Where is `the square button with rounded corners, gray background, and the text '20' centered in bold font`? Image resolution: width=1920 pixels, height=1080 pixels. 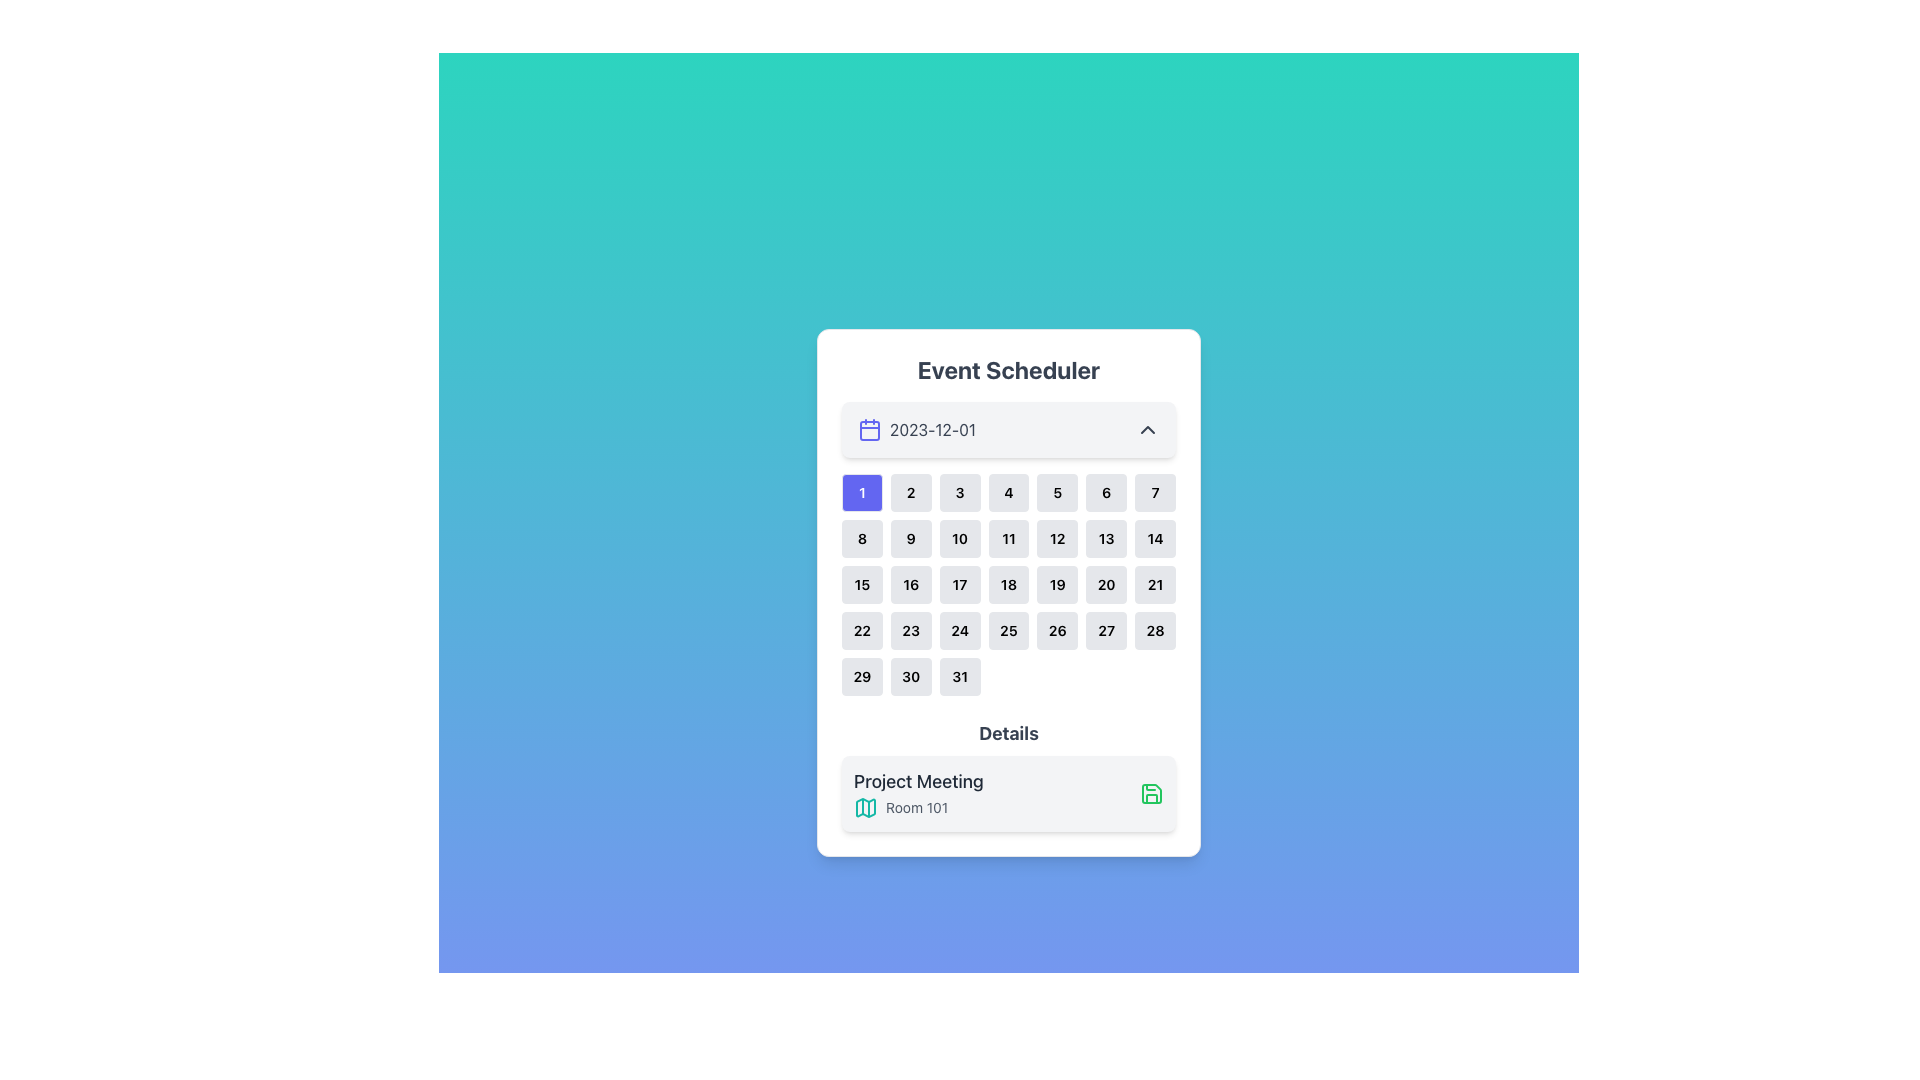
the square button with rounded corners, gray background, and the text '20' centered in bold font is located at coordinates (1105, 585).